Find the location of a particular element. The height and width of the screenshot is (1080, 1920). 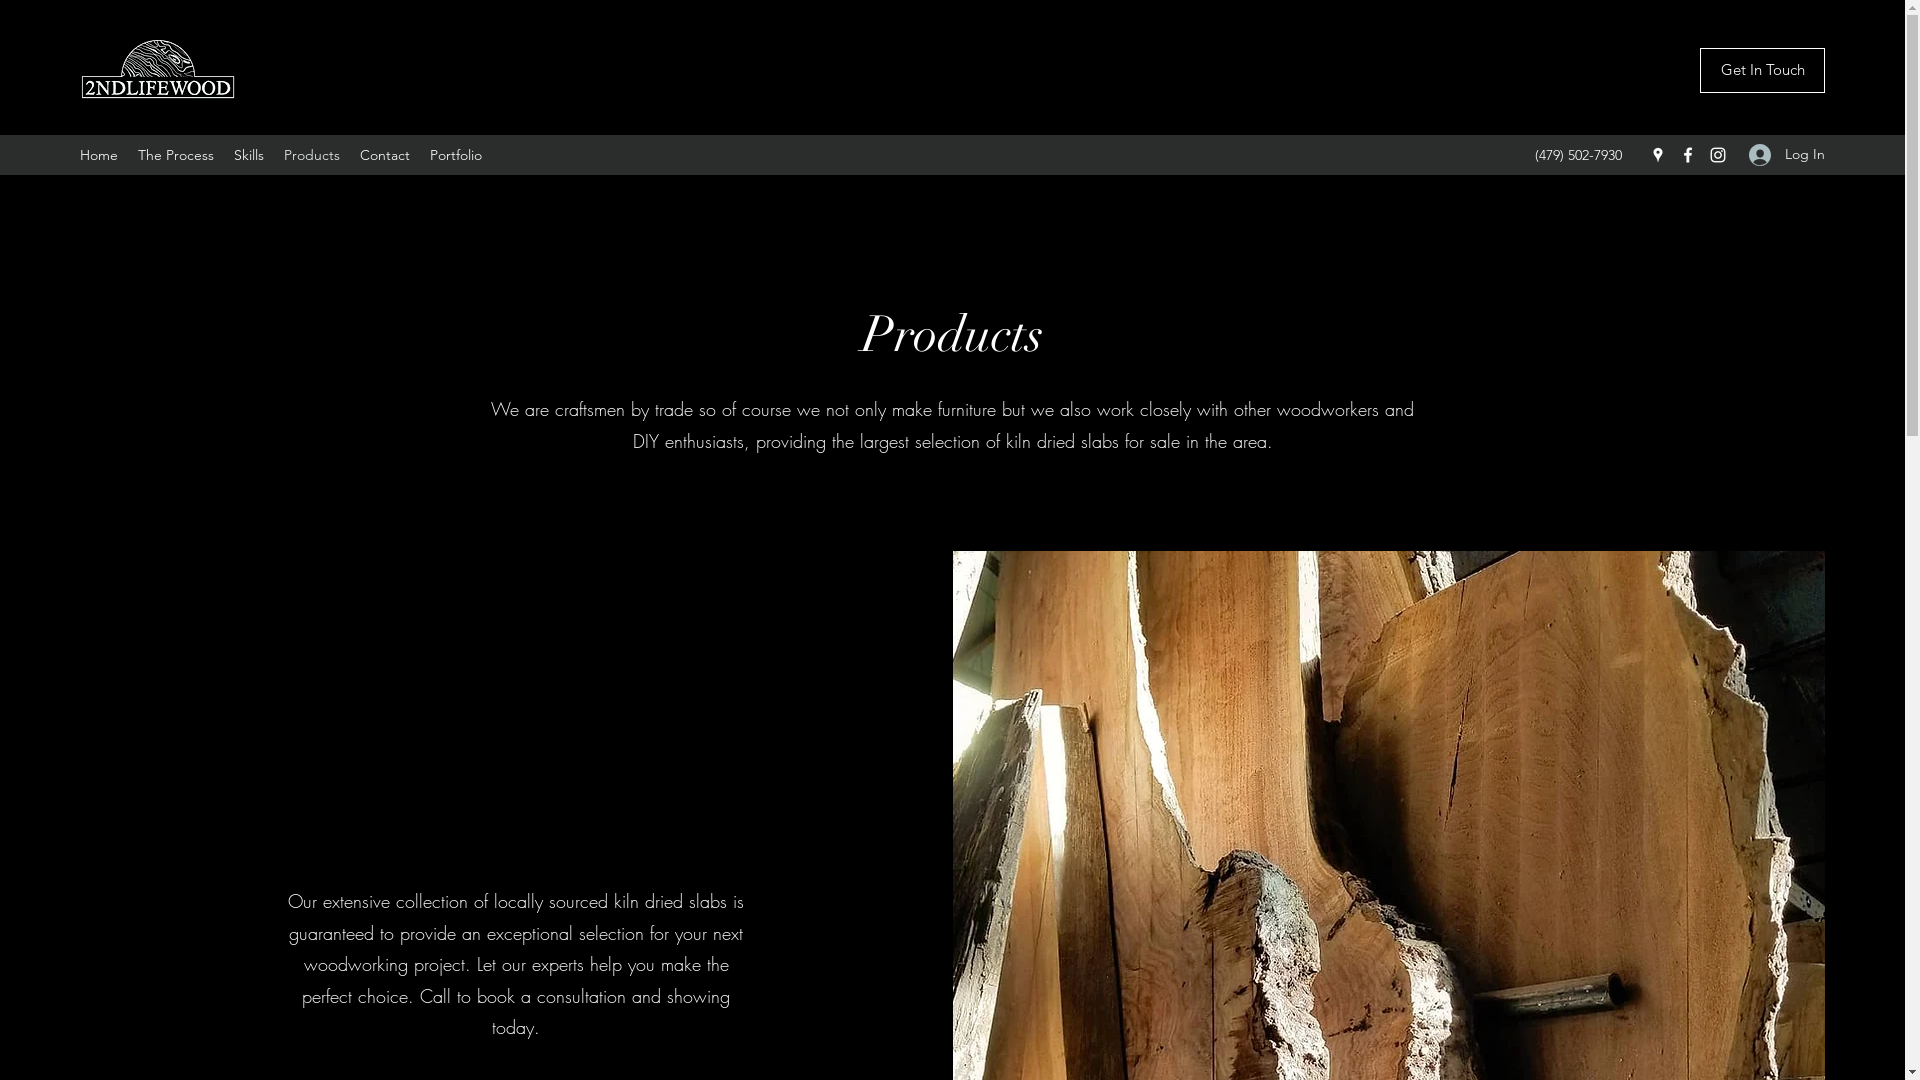

'Log In' is located at coordinates (1780, 153).